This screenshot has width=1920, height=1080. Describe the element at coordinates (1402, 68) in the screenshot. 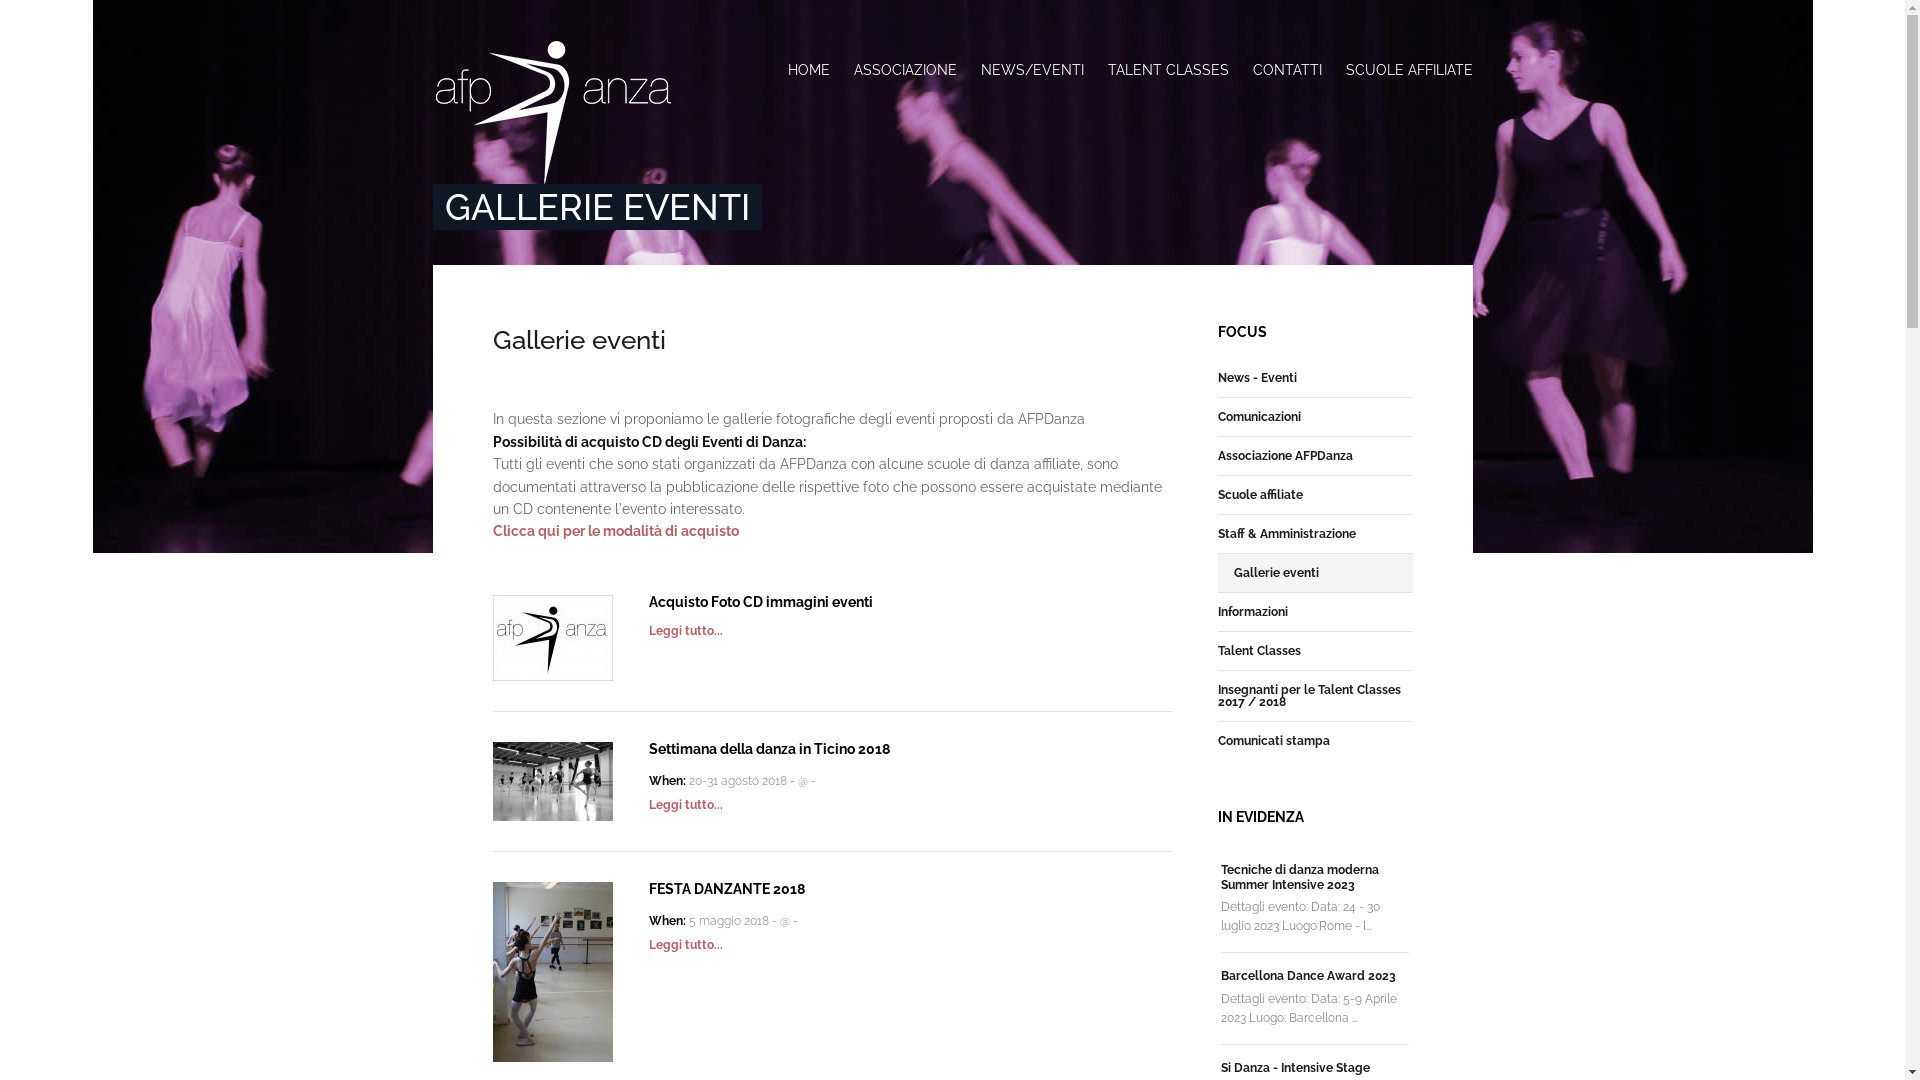

I see `'SCUOLE AFFILIATE'` at that location.